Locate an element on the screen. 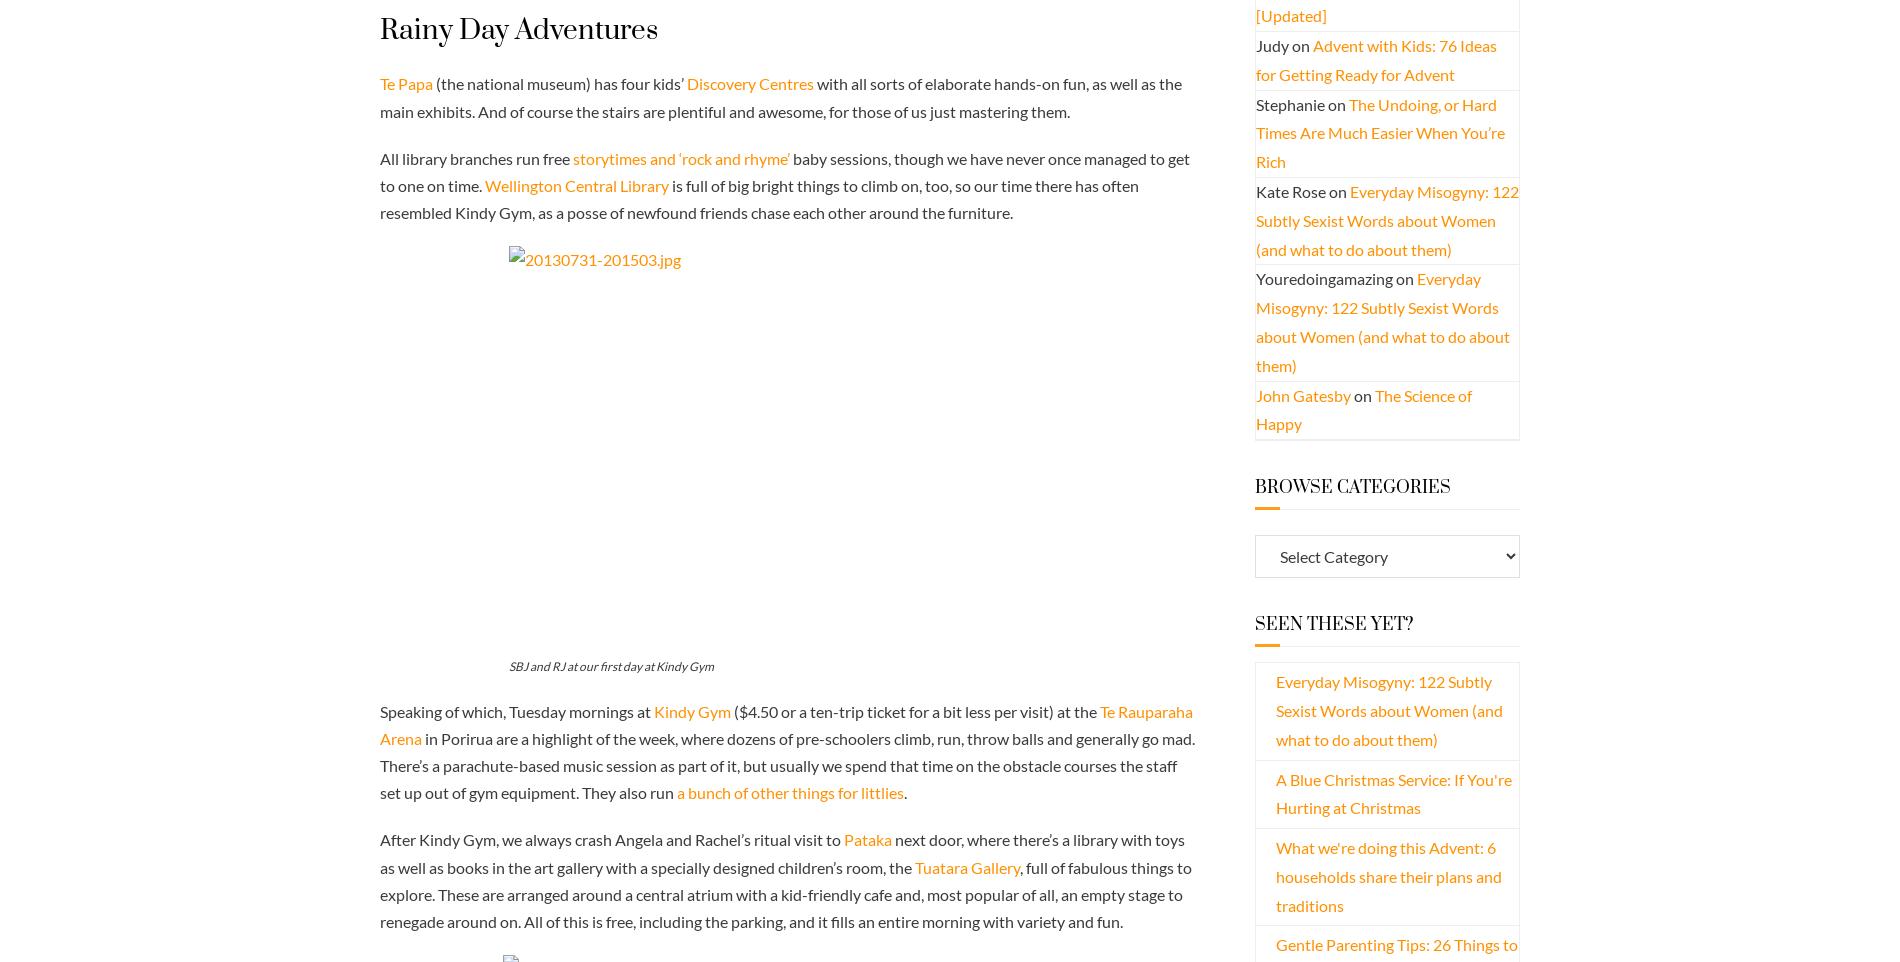  'Browse Categories' is located at coordinates (1351, 487).